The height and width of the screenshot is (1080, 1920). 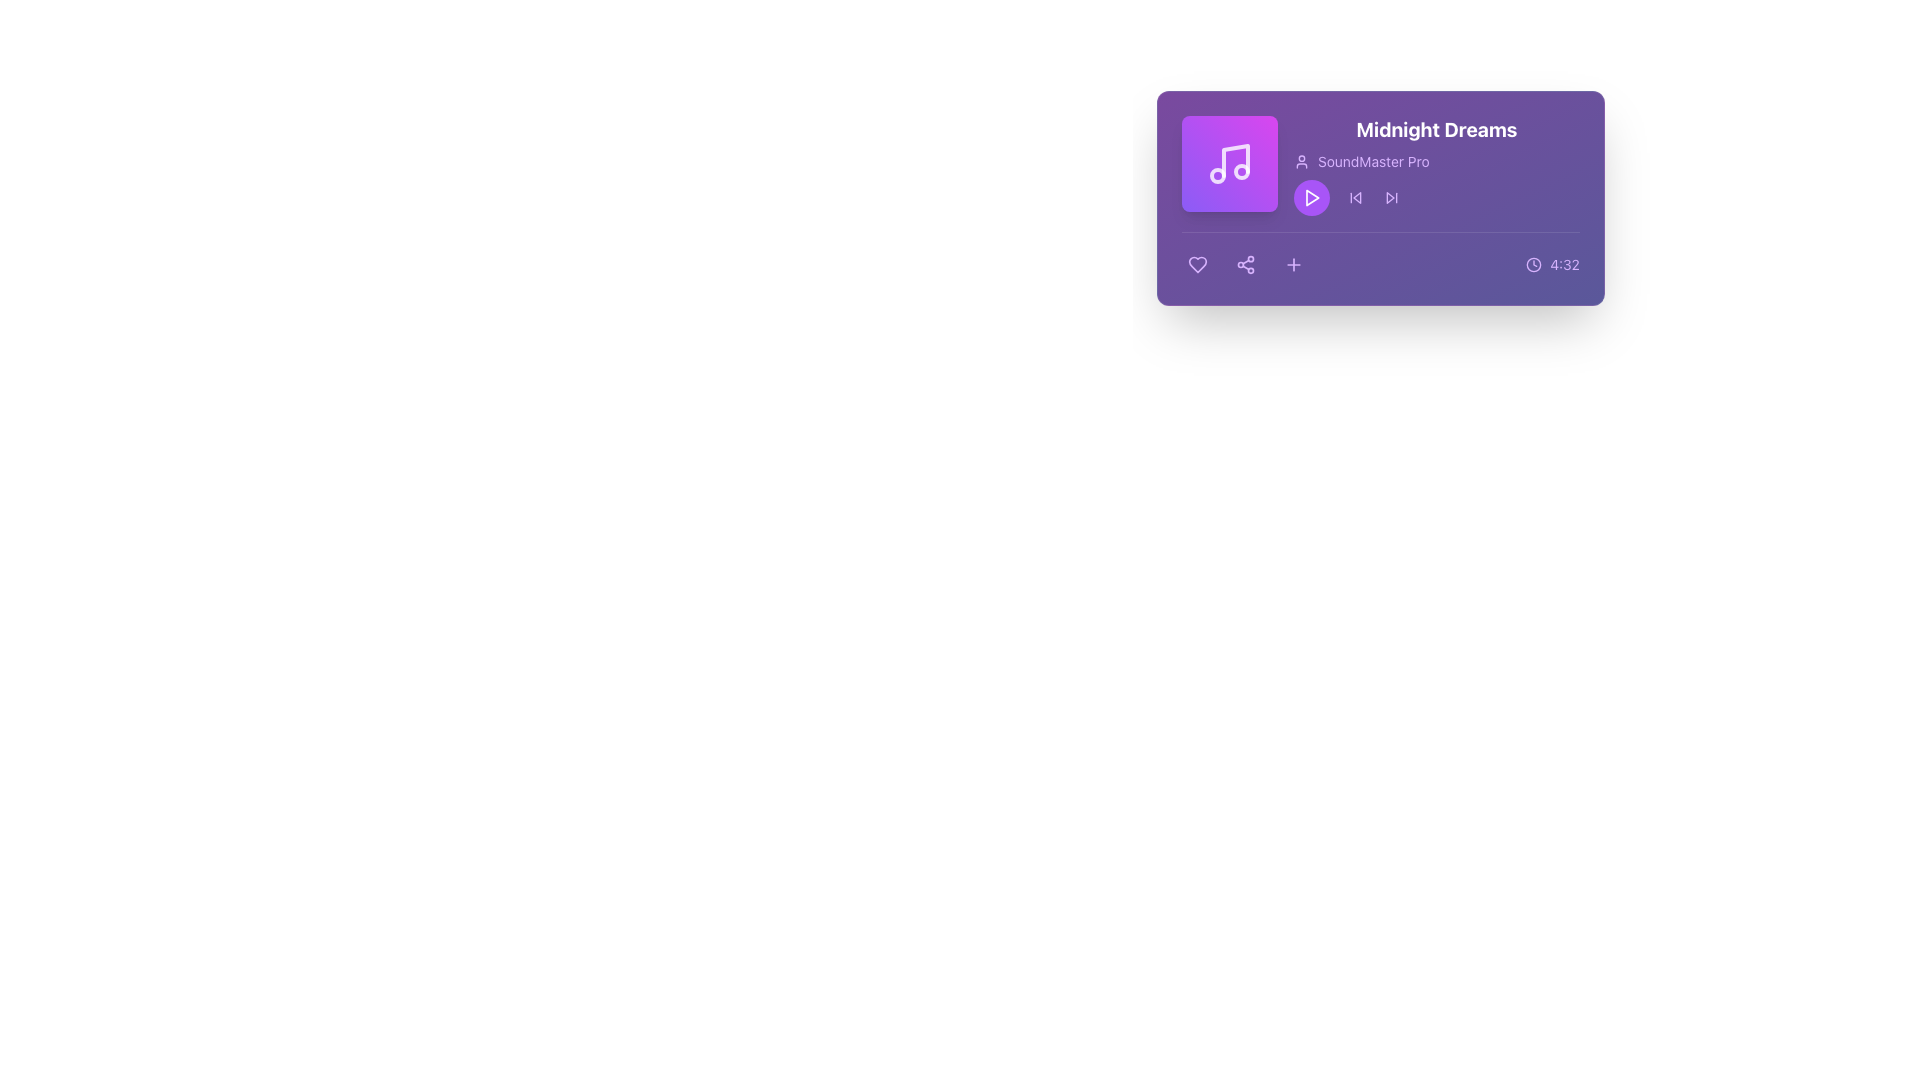 What do you see at coordinates (1228, 163) in the screenshot?
I see `the music track icon located at the top-left of the card layout, which represents the audio track 'Midnight Dreams' by 'SoundMaster Pro'` at bounding box center [1228, 163].